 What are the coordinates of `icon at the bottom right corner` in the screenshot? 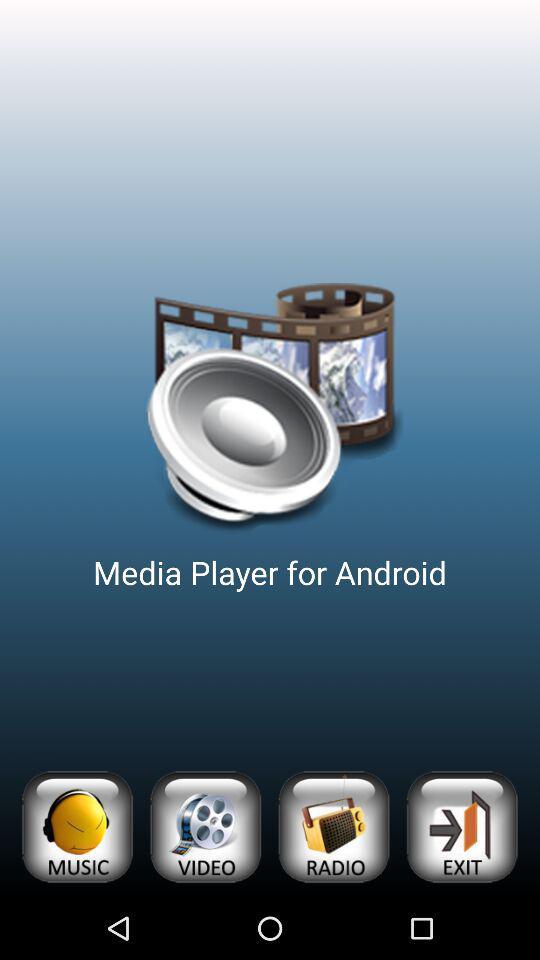 It's located at (461, 827).